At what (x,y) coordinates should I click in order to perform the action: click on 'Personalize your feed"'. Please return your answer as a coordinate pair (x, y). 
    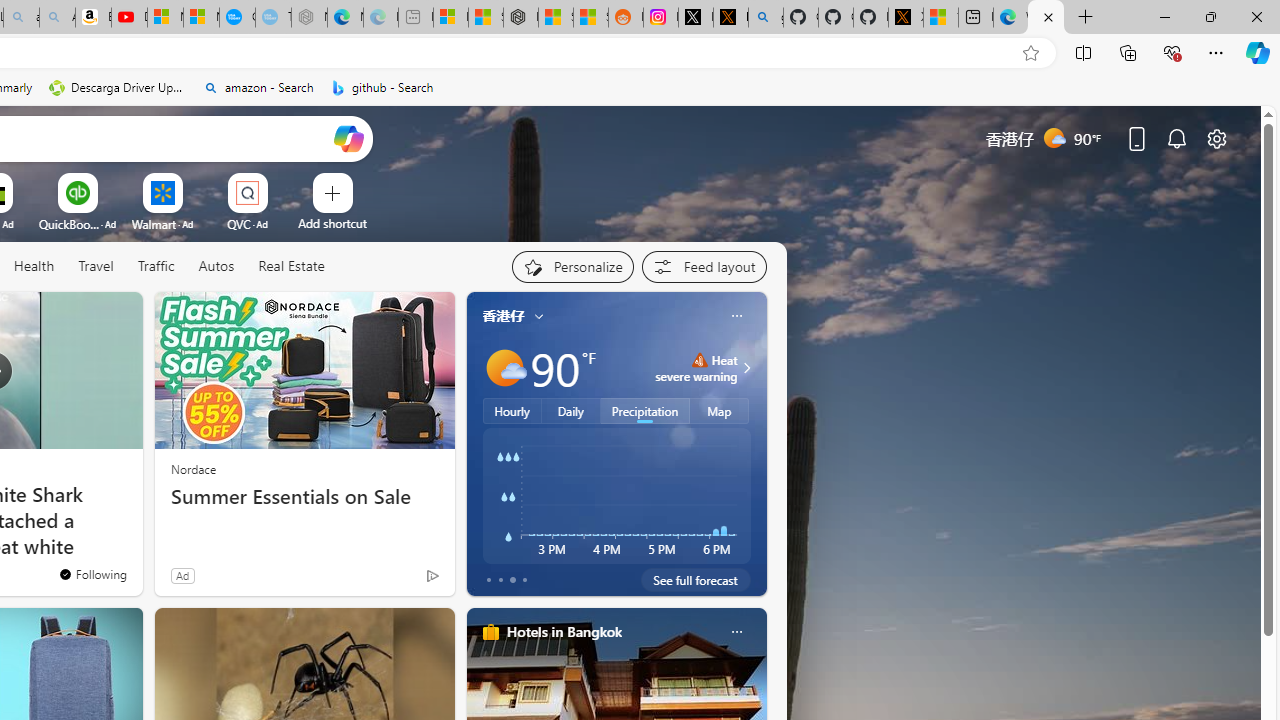
    Looking at the image, I should click on (571, 266).